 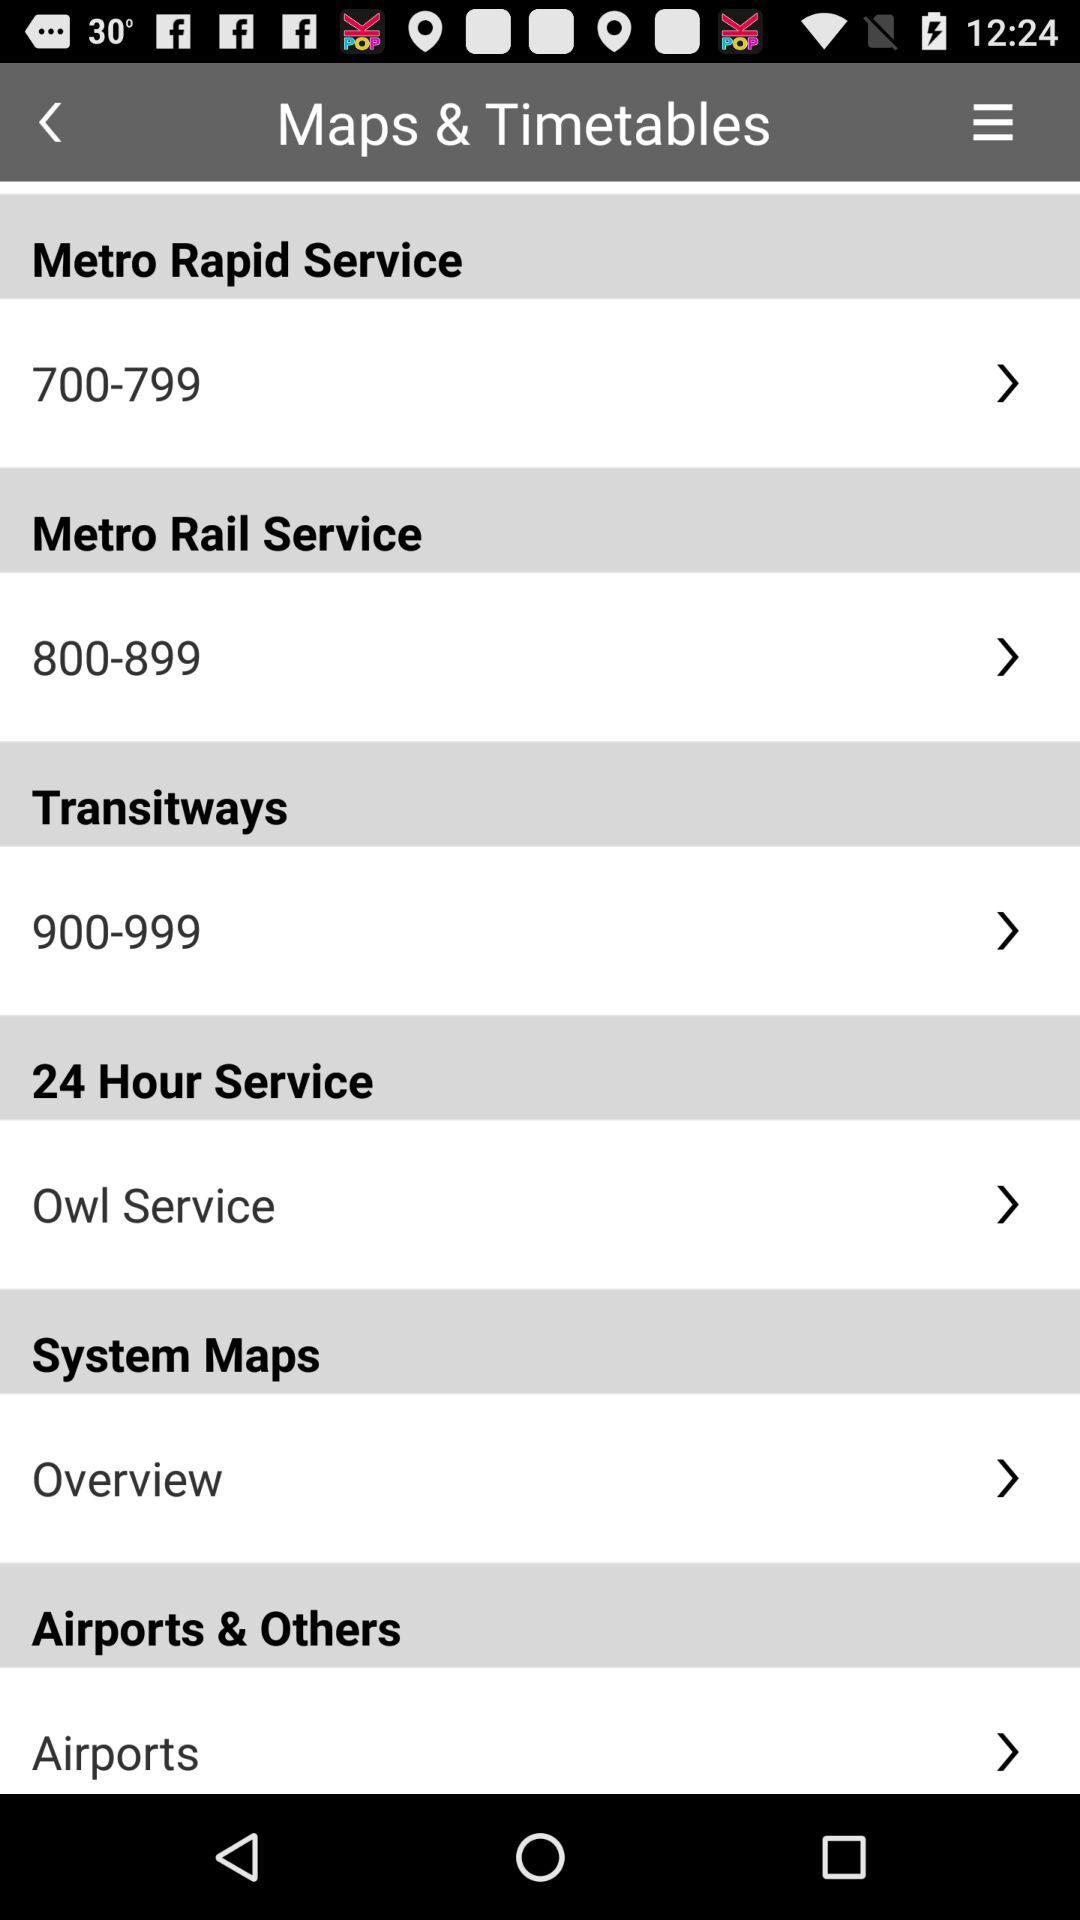 I want to click on the transitways app, so click(x=540, y=792).